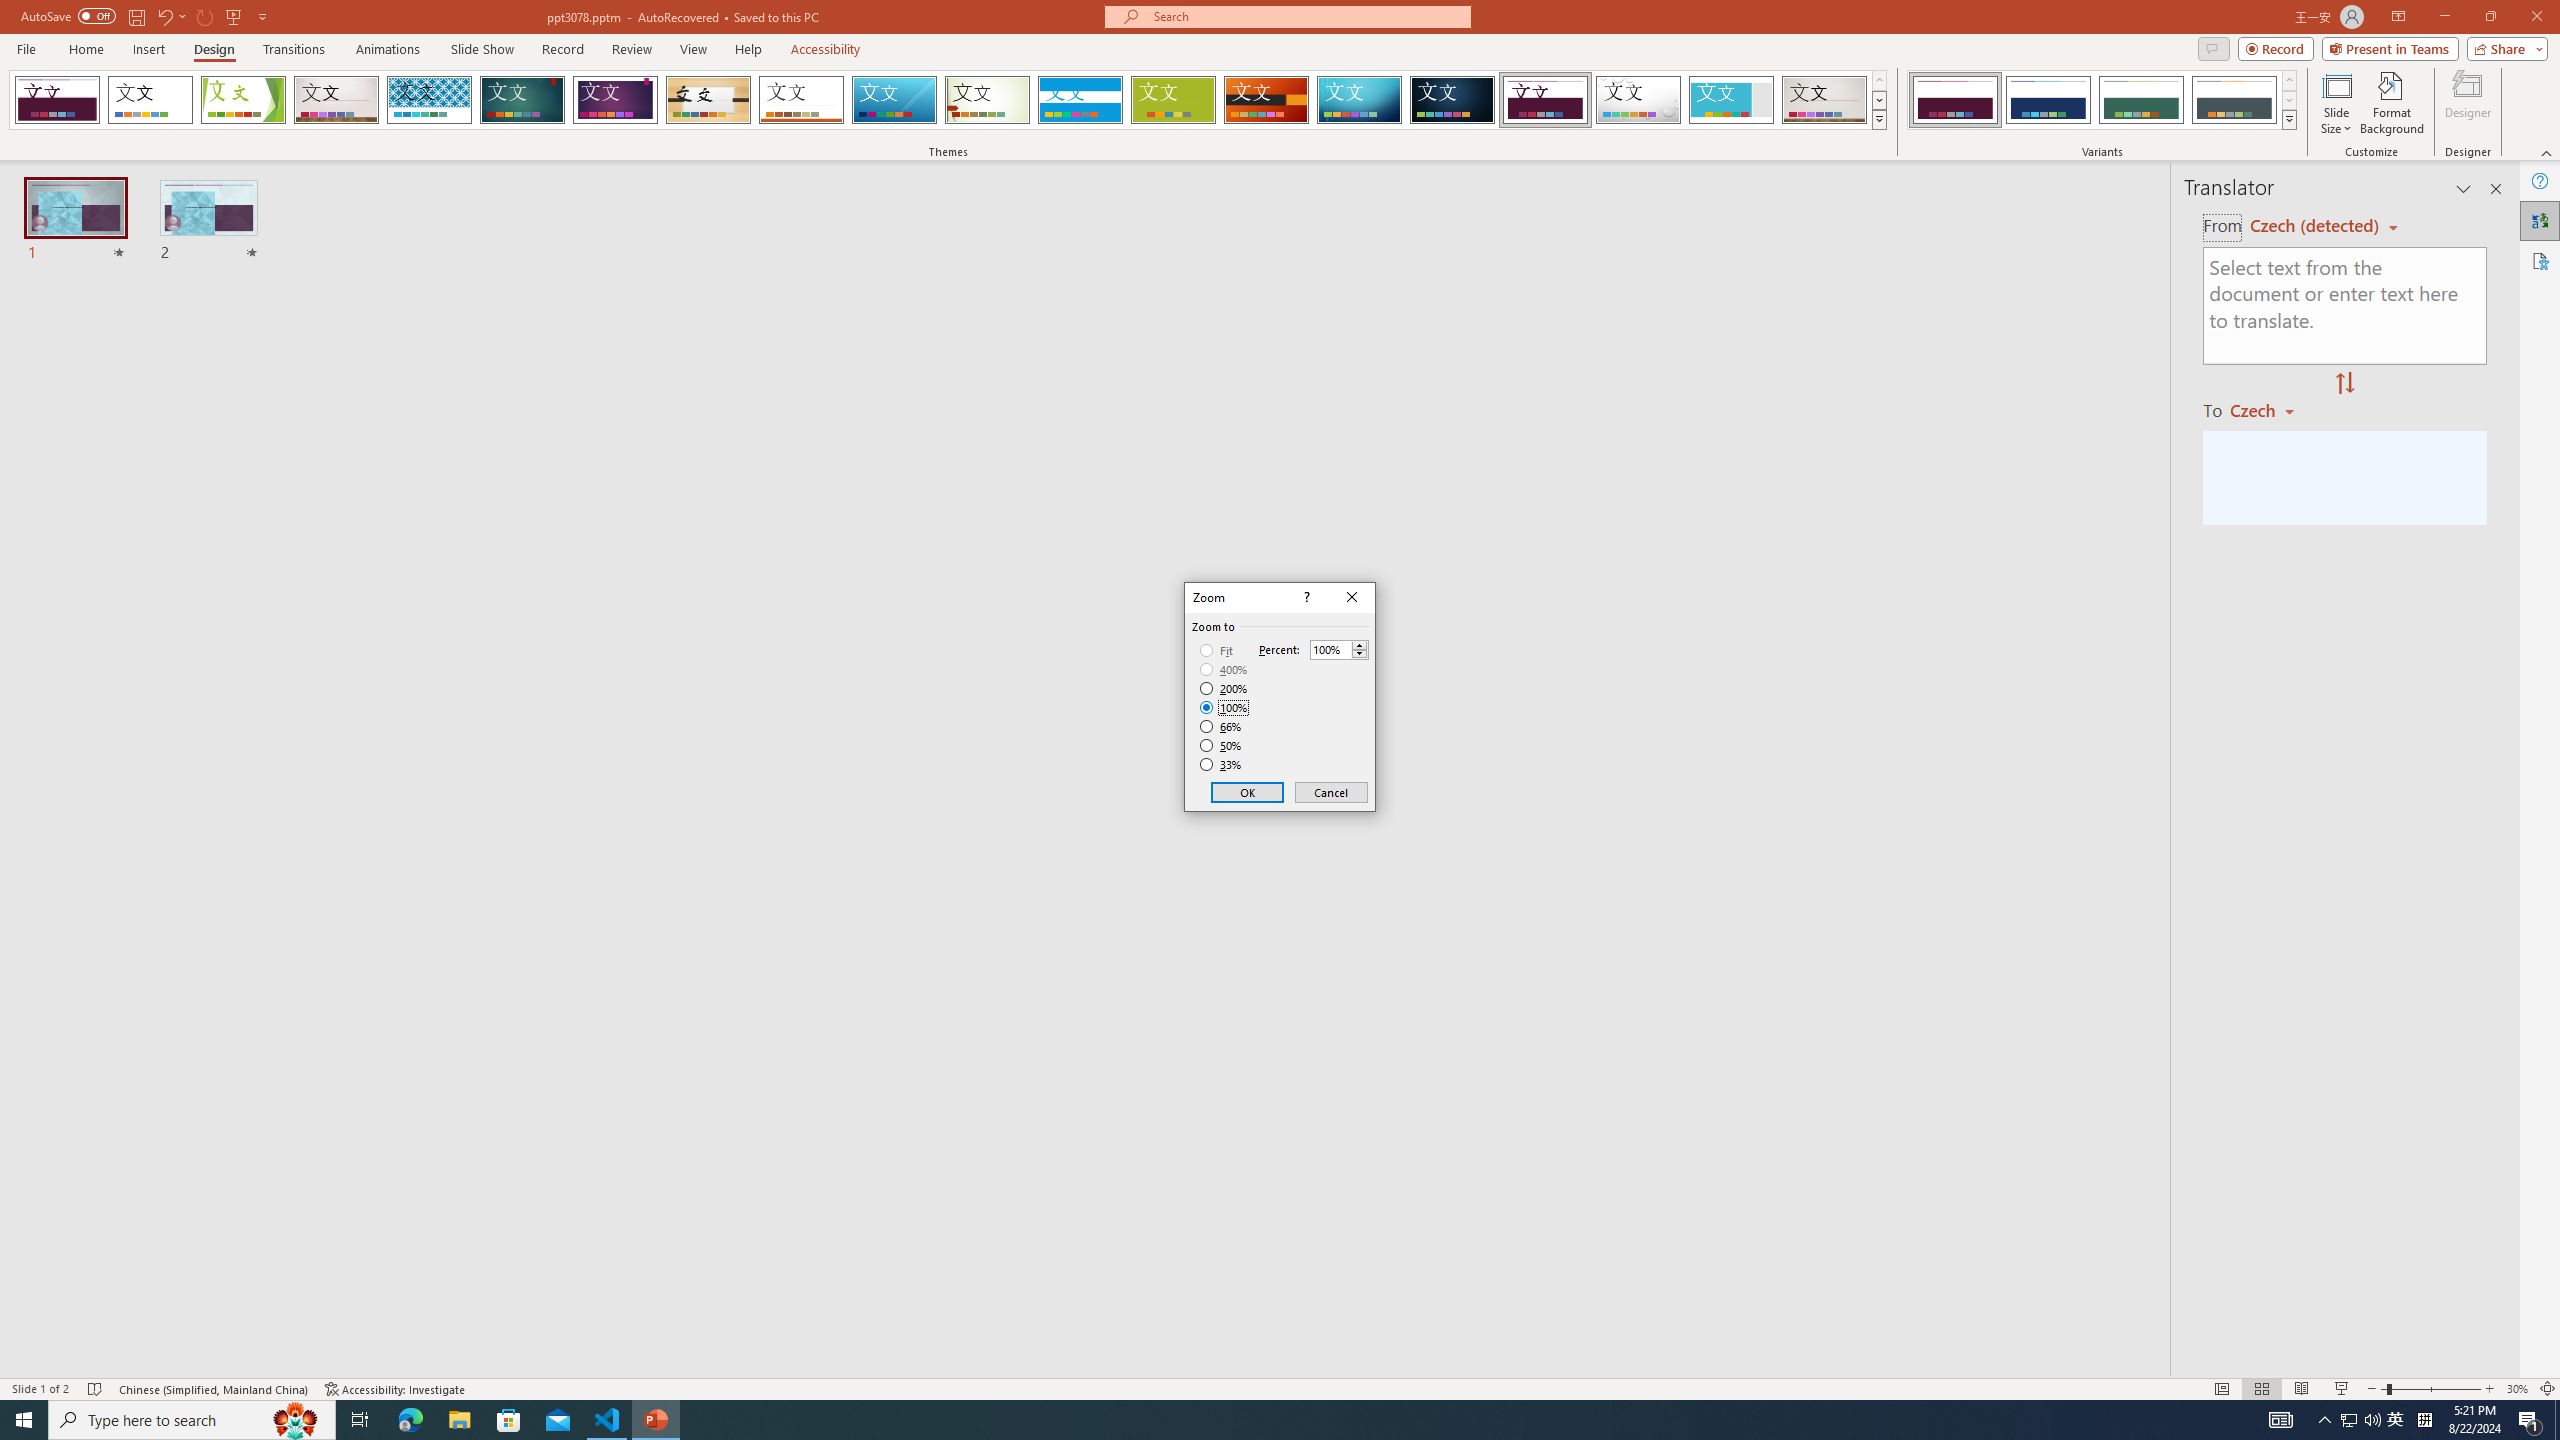 The width and height of the screenshot is (2560, 1440). What do you see at coordinates (1358, 99) in the screenshot?
I see `'Circuit'` at bounding box center [1358, 99].